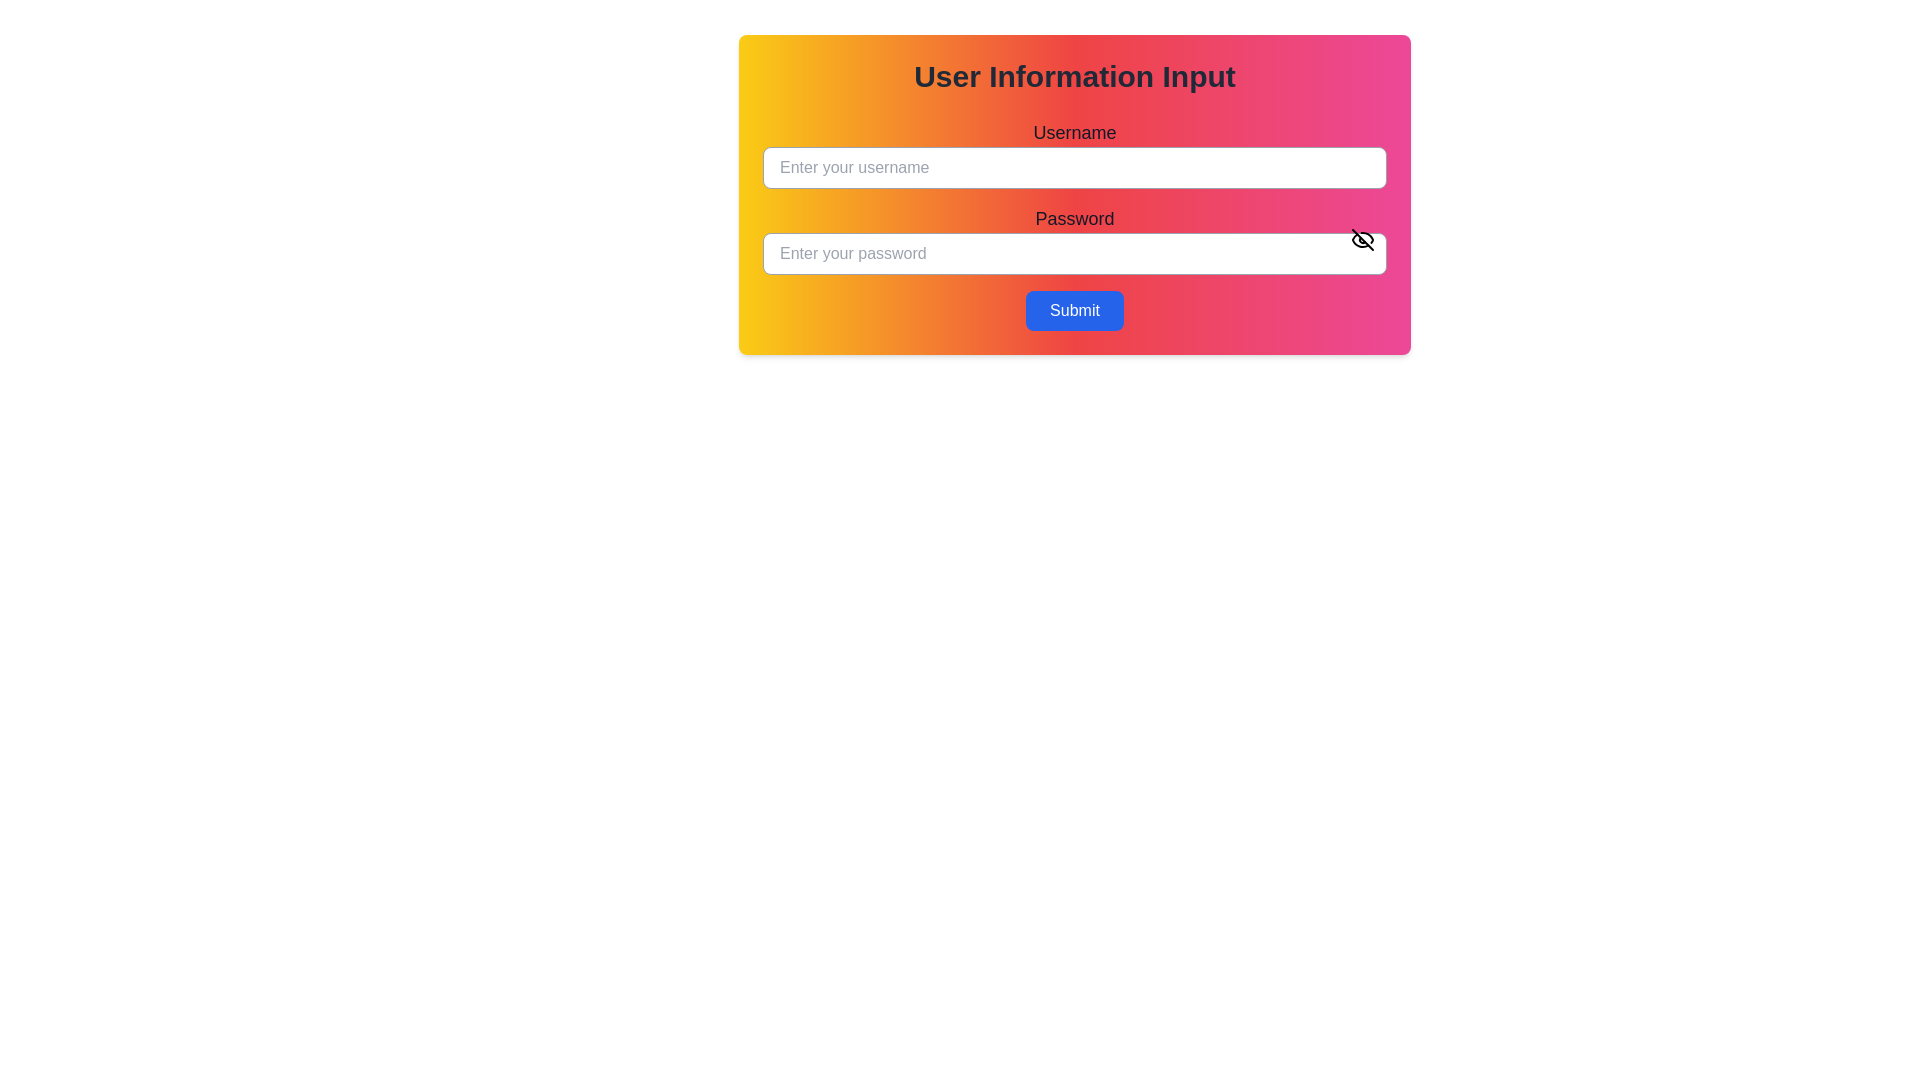 This screenshot has width=1920, height=1080. What do you see at coordinates (1074, 219) in the screenshot?
I see `the 'Password' label which displays the text in bold, medium-sized font with a strong black color, located between the 'Username' label and the password input field` at bounding box center [1074, 219].